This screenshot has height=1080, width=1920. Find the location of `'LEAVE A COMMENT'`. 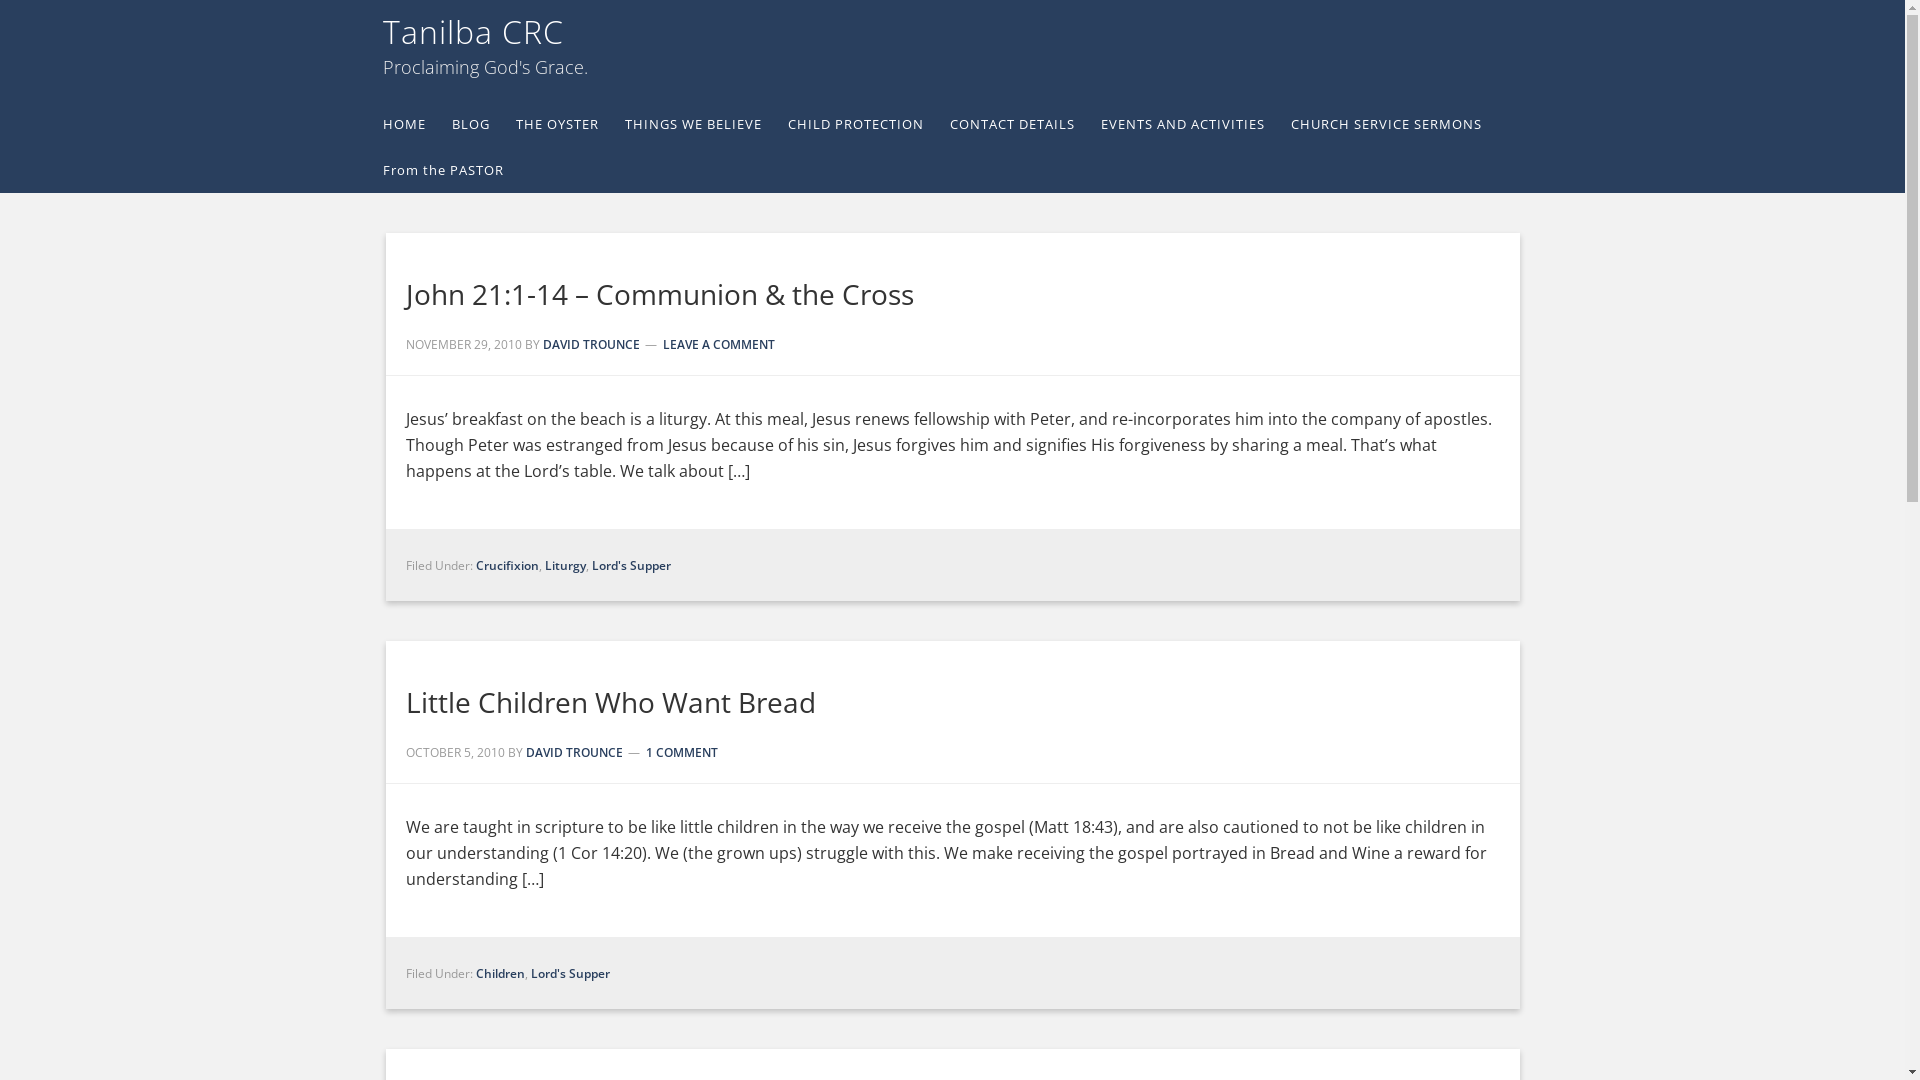

'LEAVE A COMMENT' is located at coordinates (718, 343).